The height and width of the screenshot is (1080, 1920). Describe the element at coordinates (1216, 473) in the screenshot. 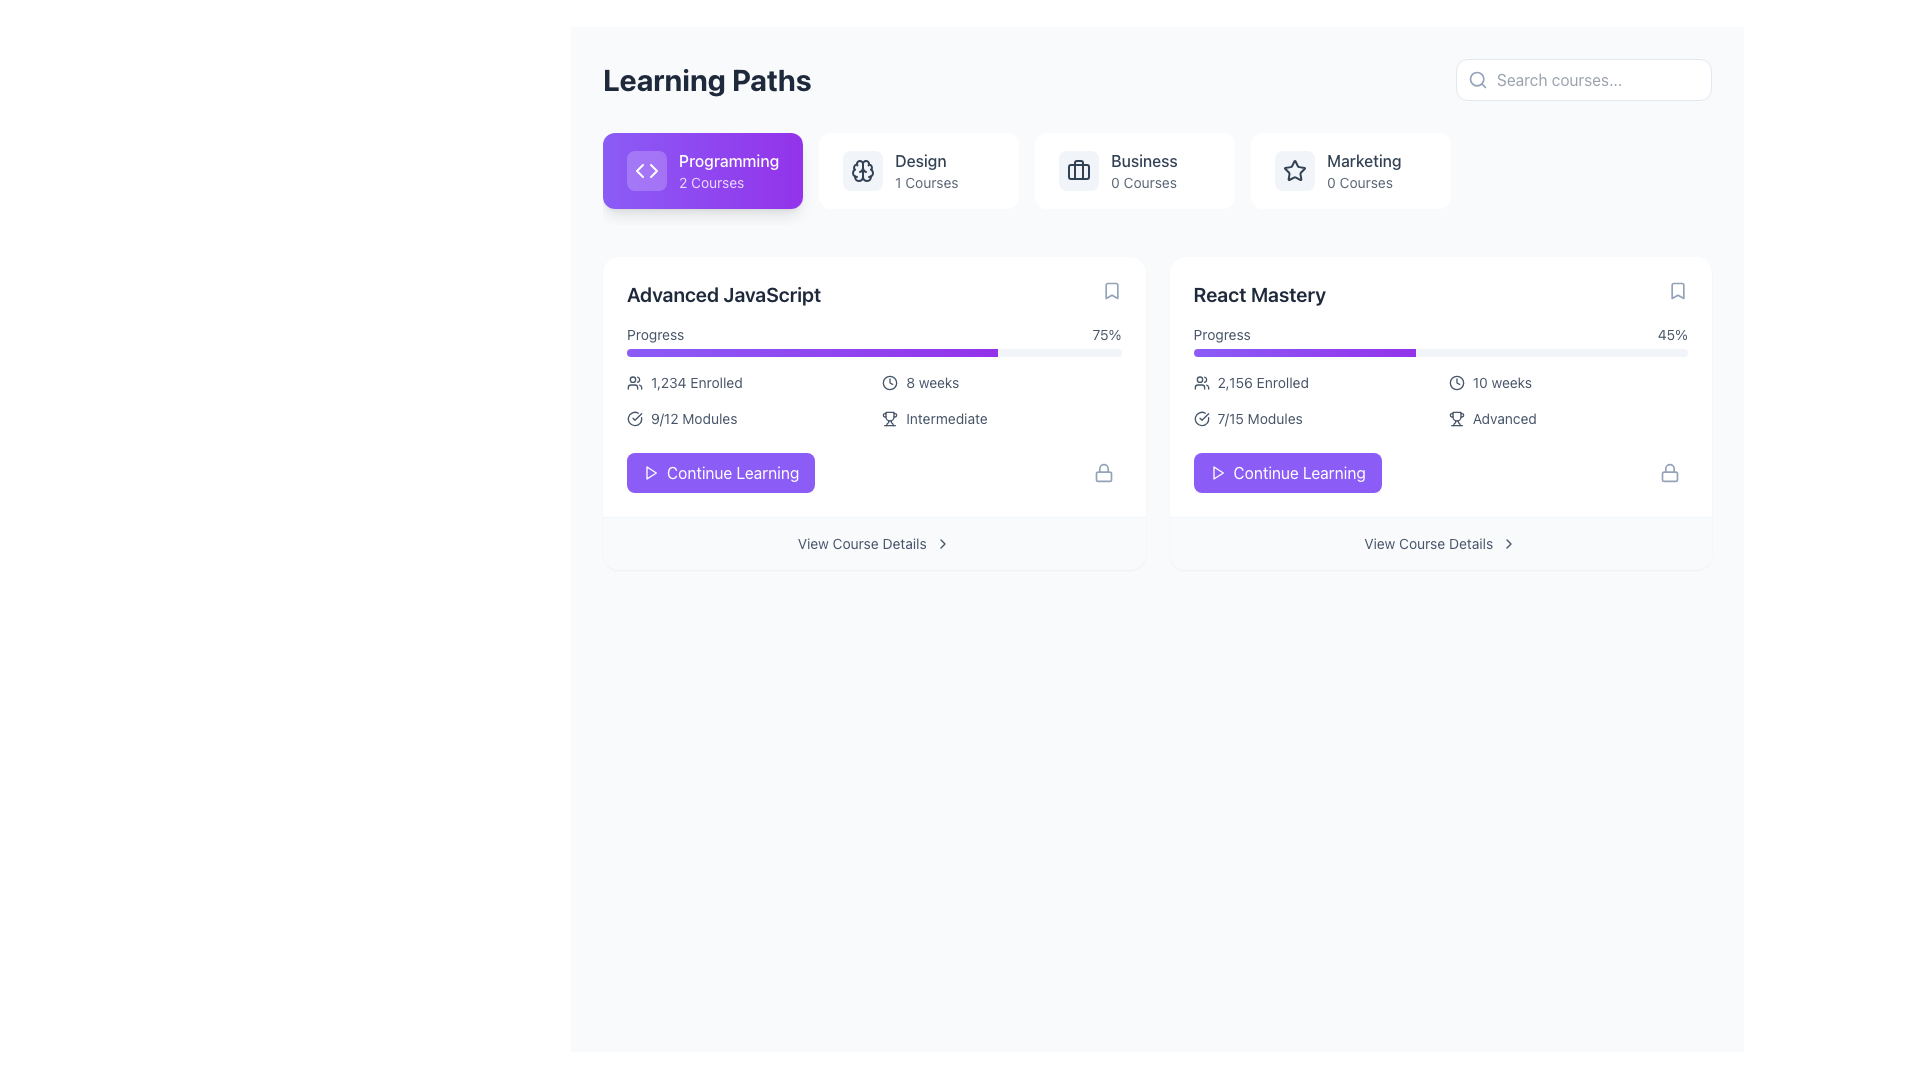

I see `the triangular play icon located on the left side of the 'Continue Learning' button within the 'React Mastery' course card` at that location.